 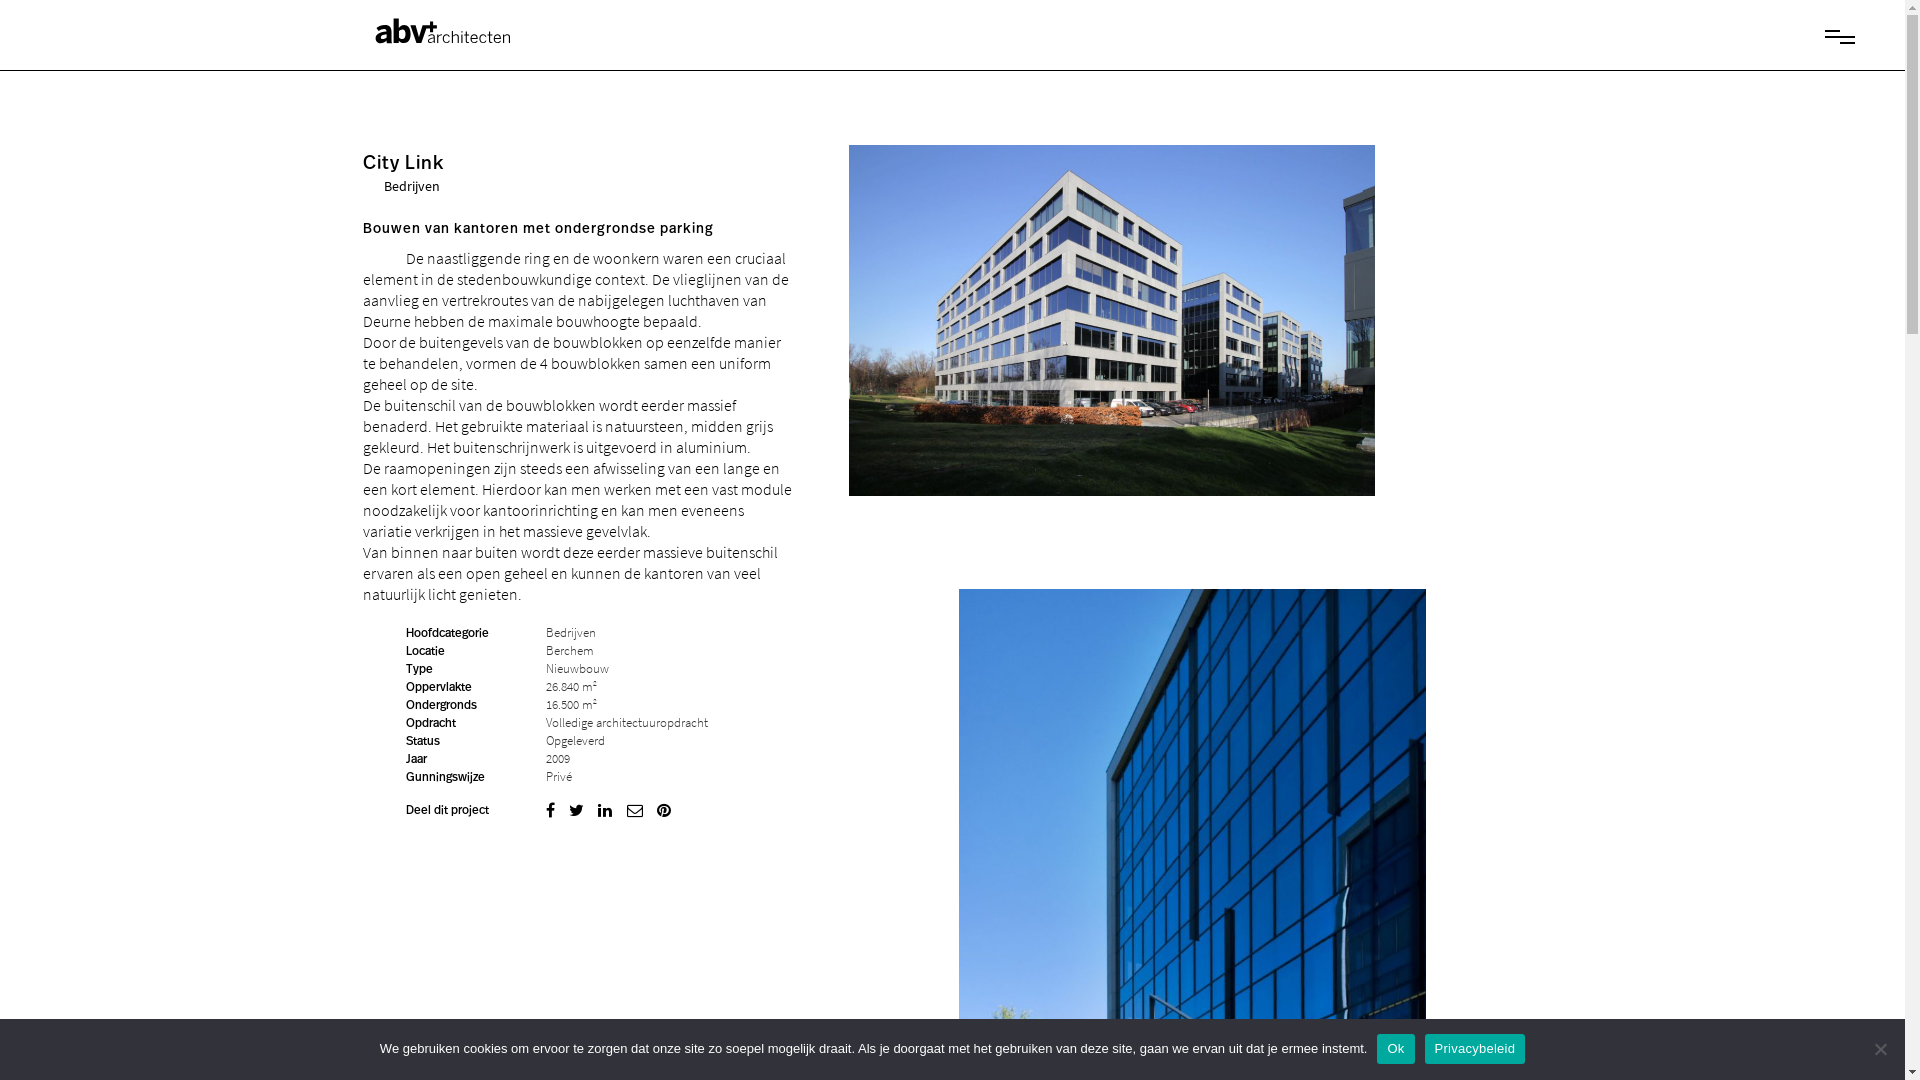 What do you see at coordinates (1879, 1048) in the screenshot?
I see `'Nee'` at bounding box center [1879, 1048].